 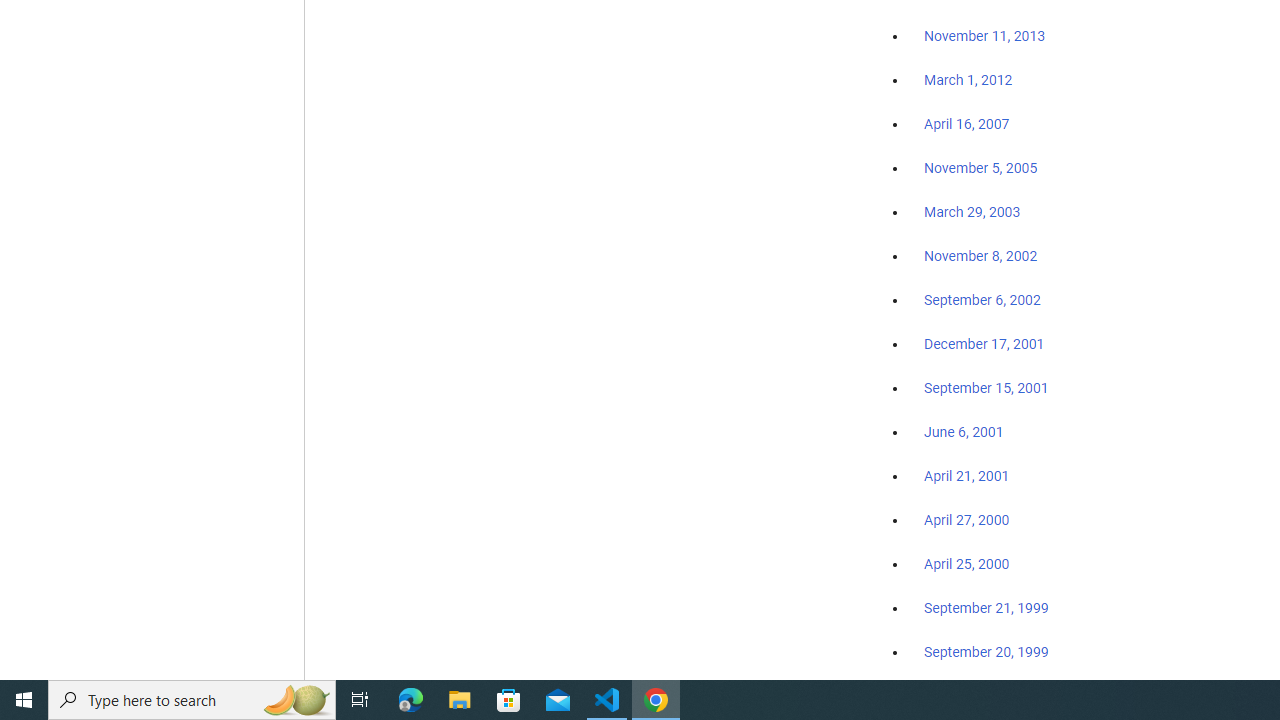 I want to click on 'November 5, 2005', so click(x=981, y=167).